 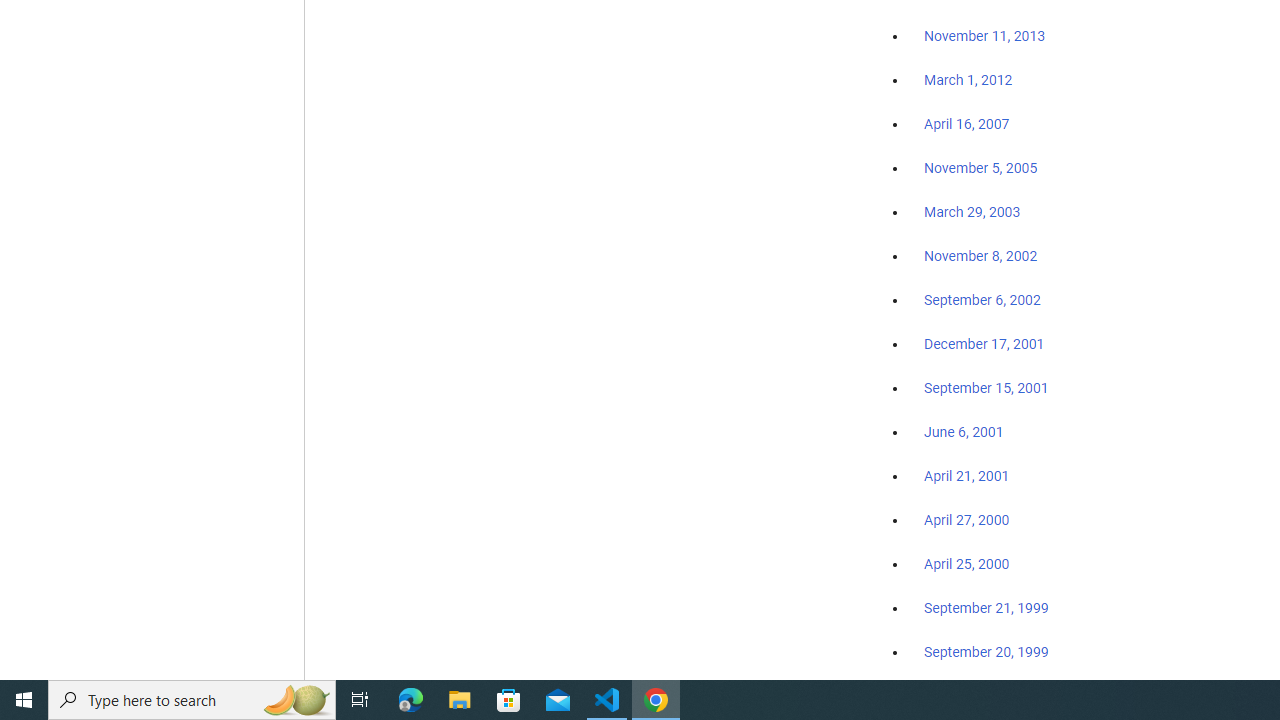 I want to click on 'November 5, 2005', so click(x=981, y=167).